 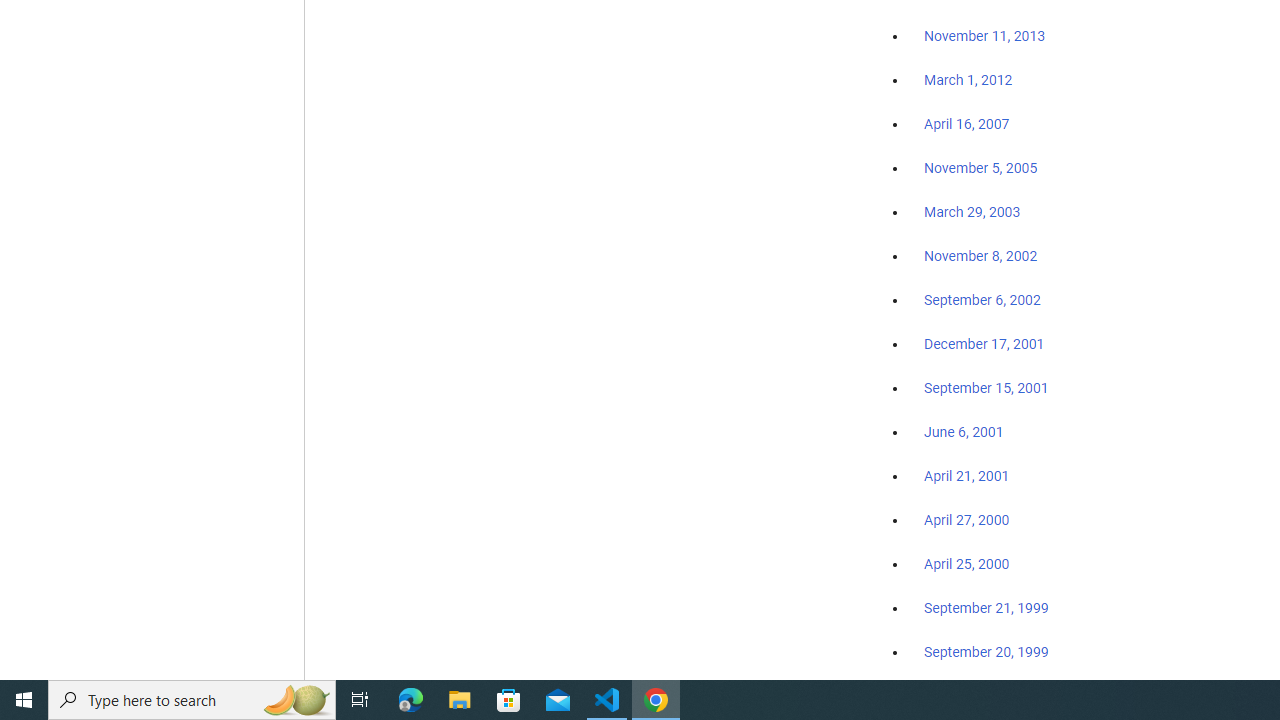 I want to click on 'November 5, 2005', so click(x=981, y=167).